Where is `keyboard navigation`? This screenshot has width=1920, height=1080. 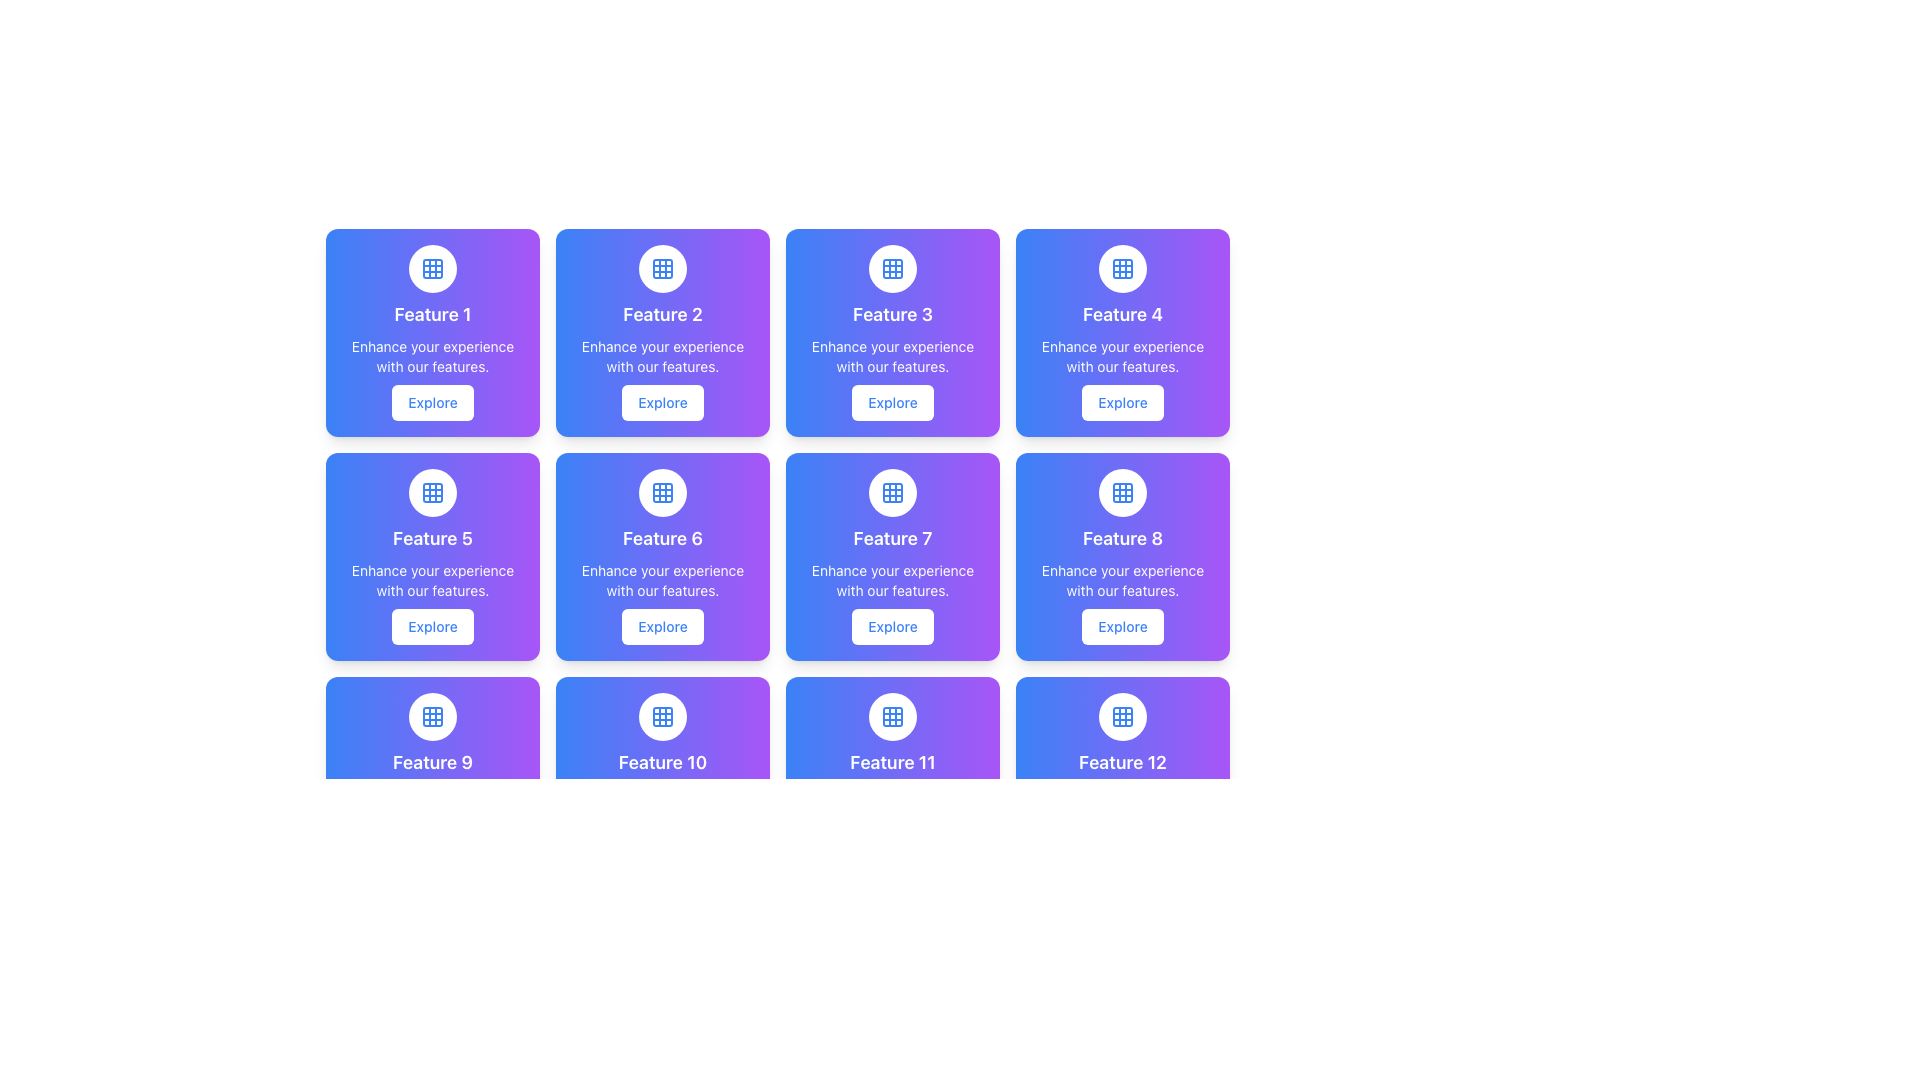
keyboard navigation is located at coordinates (891, 626).